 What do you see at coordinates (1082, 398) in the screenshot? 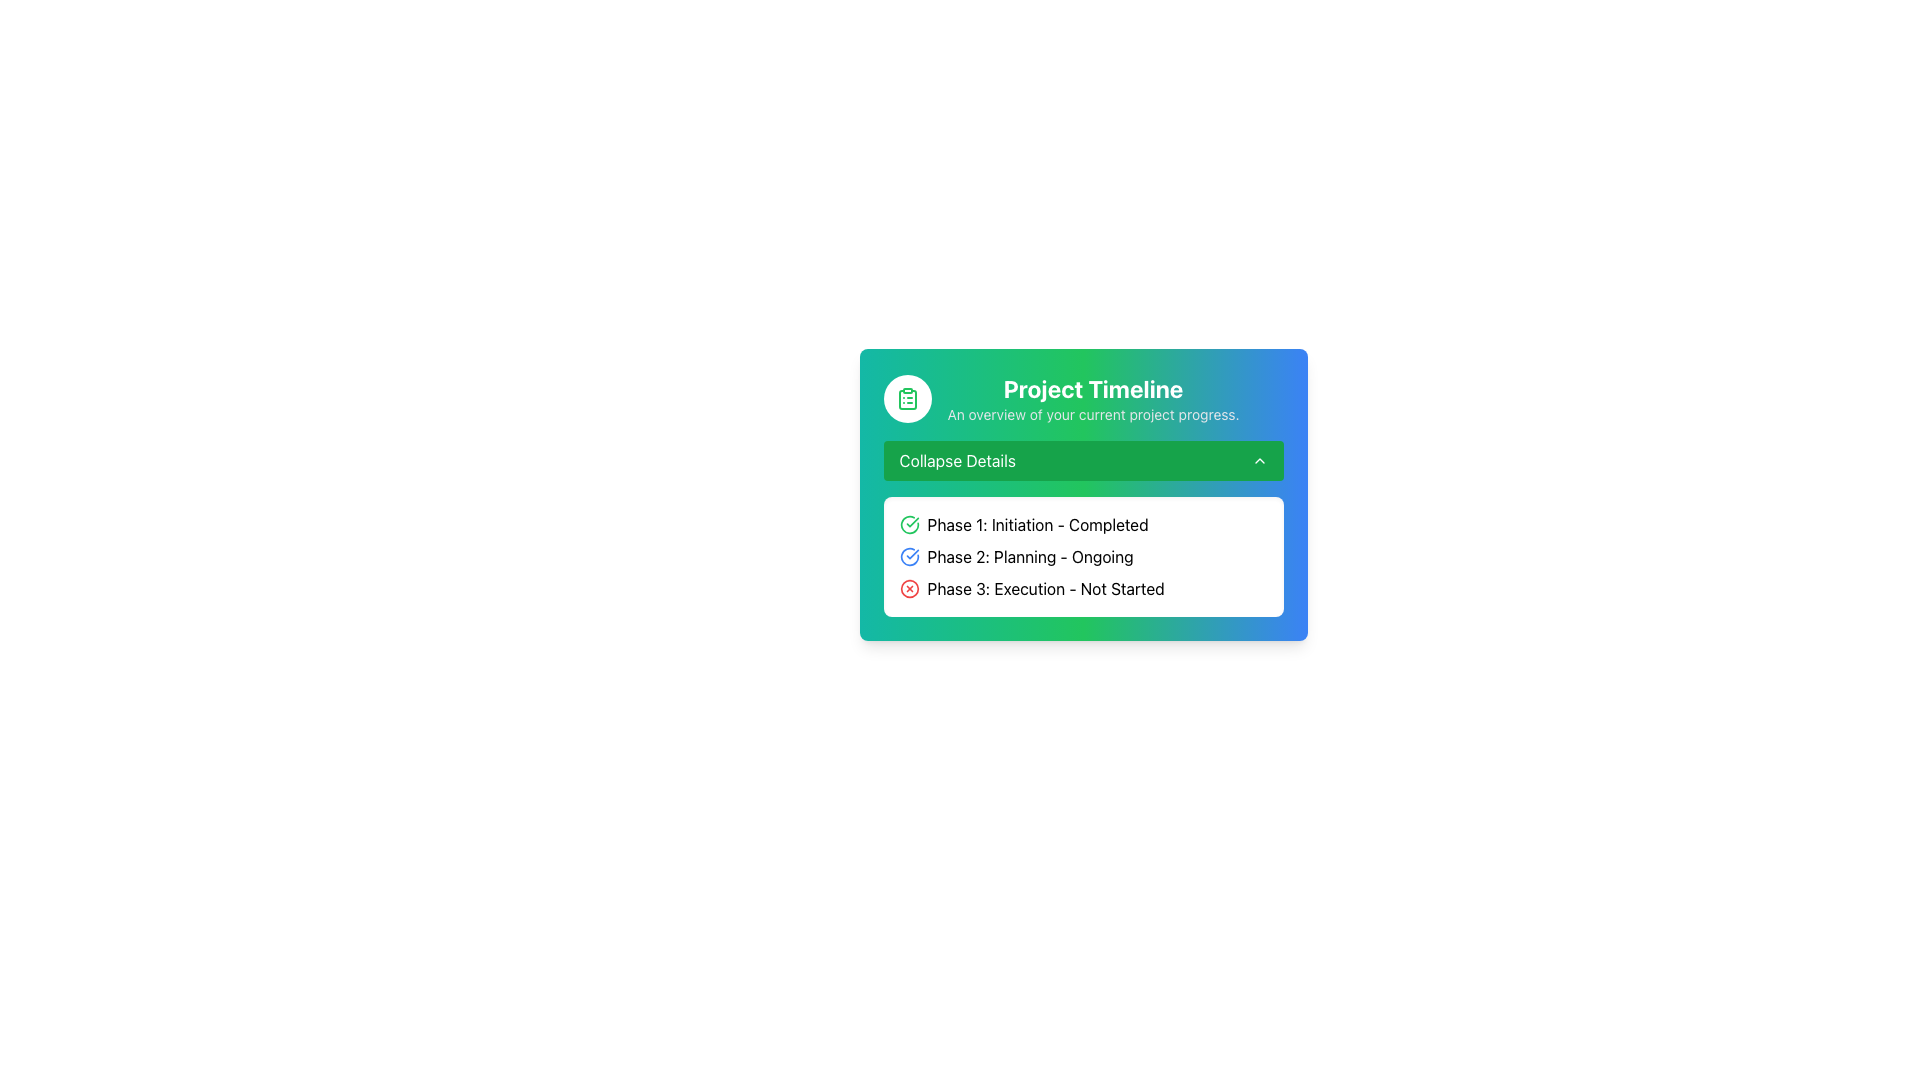
I see `the 'Project Timeline' Text Block with Icon element, which is visually grouped on a green gradient background and contains a clipboard icon, to trigger interaction effects` at bounding box center [1082, 398].